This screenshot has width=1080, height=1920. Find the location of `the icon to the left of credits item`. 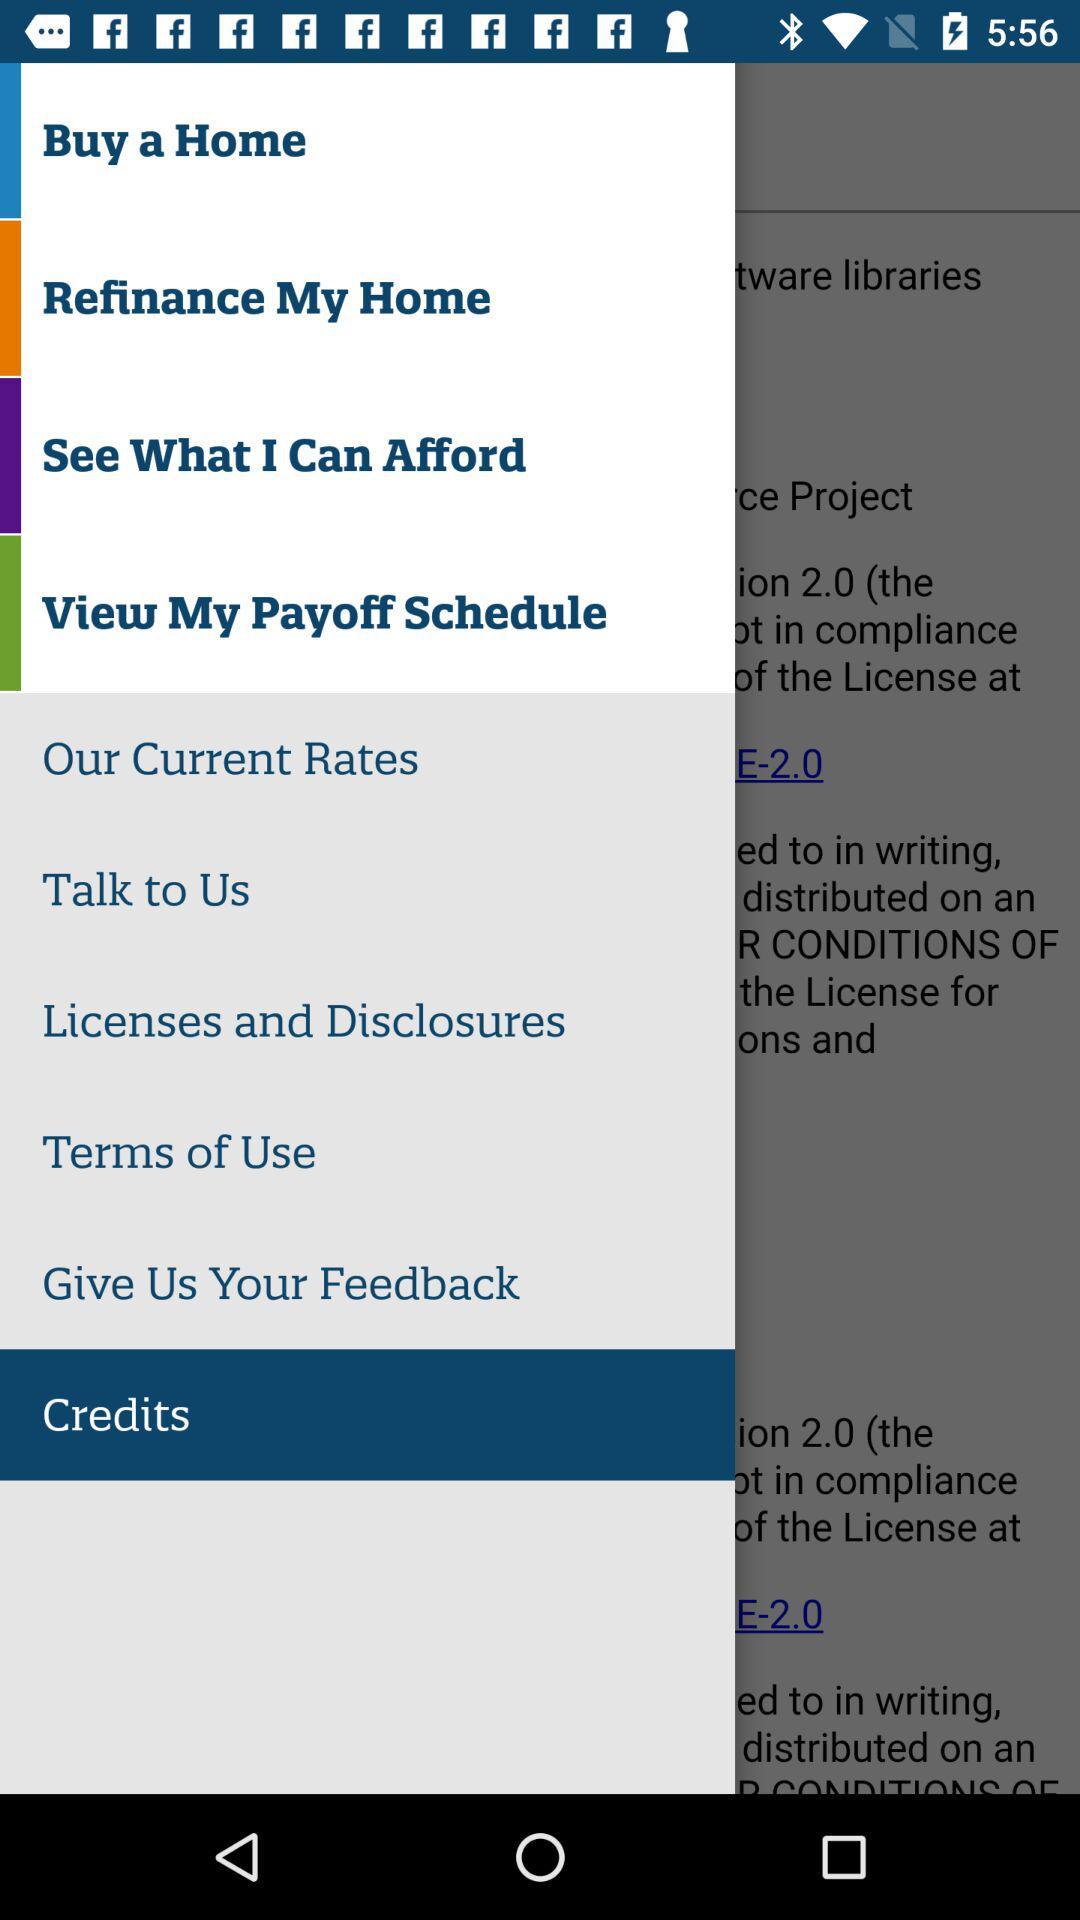

the icon to the left of credits item is located at coordinates (72, 135).